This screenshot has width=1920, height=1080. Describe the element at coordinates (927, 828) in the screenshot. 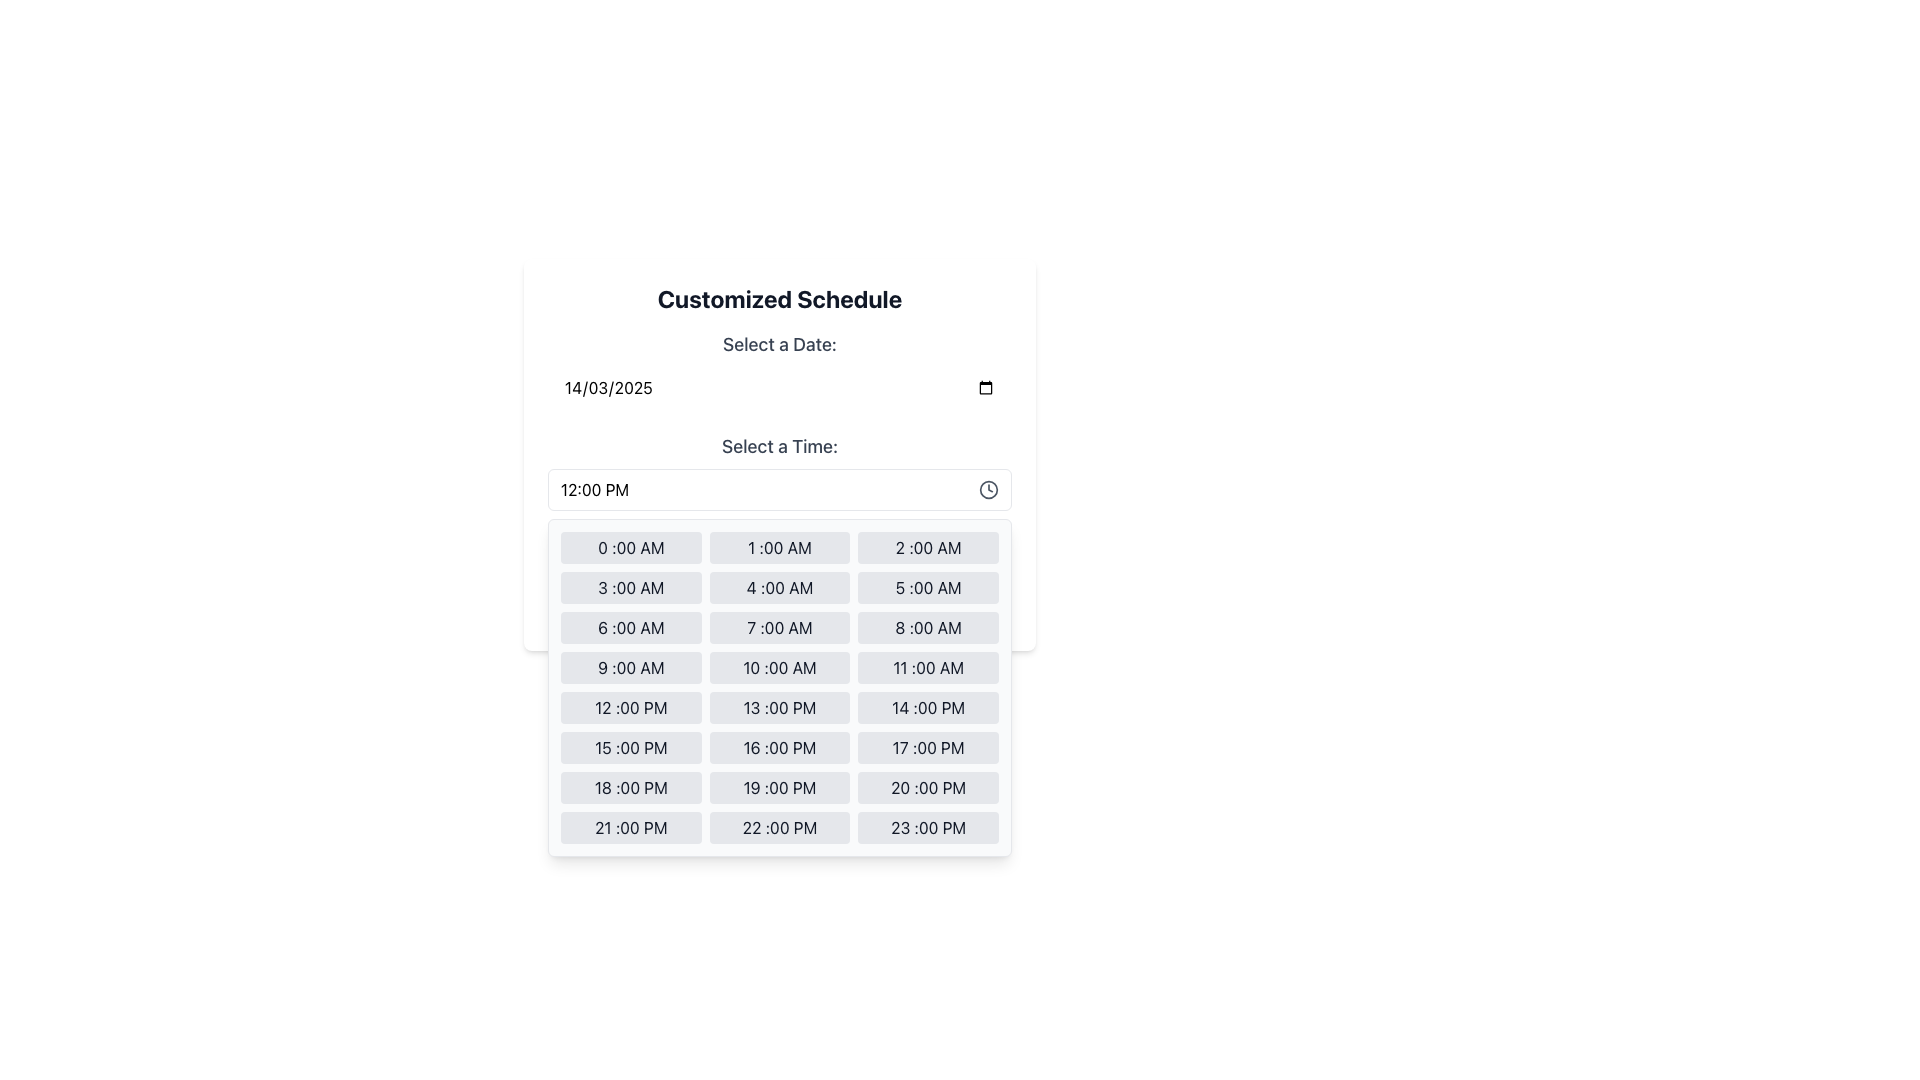

I see `the button representing the time choice of 23:00 PM in the scheduling interface` at that location.